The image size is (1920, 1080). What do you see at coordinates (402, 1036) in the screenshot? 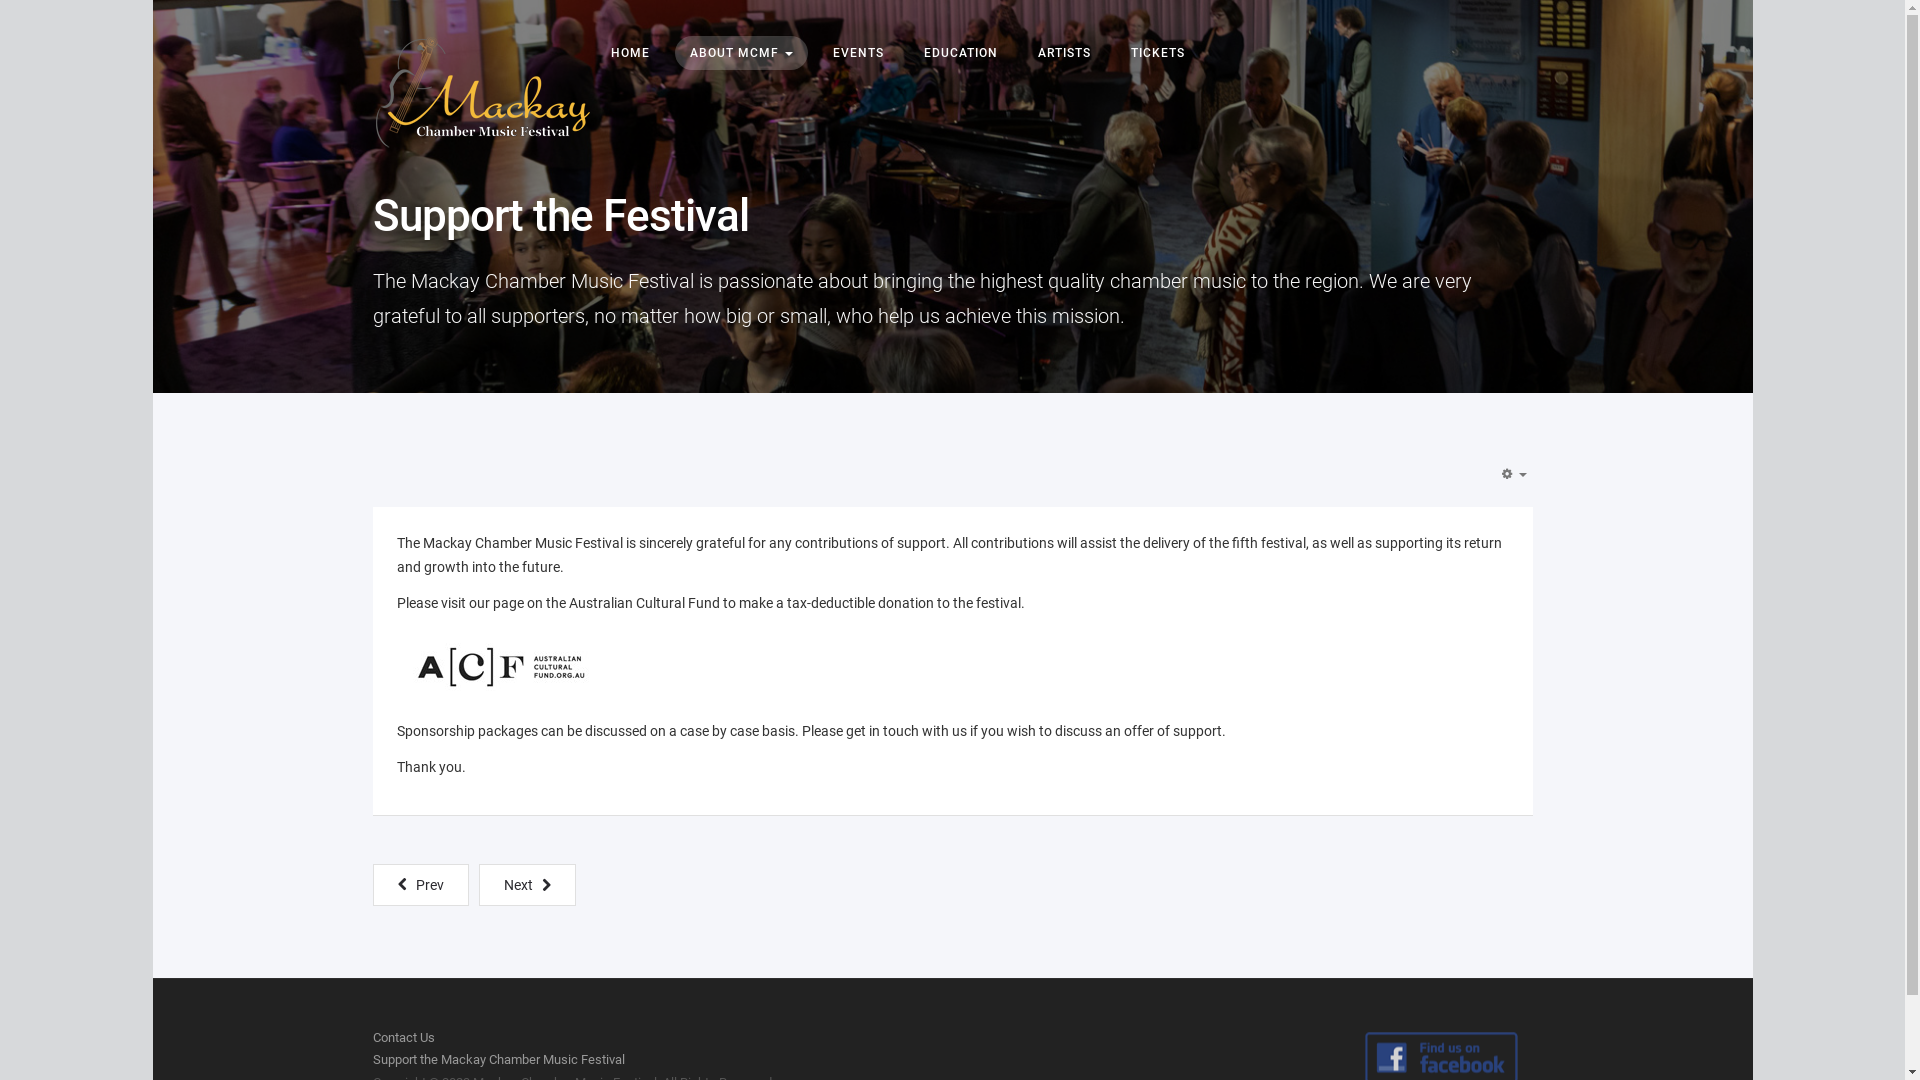
I see `'Contact Us'` at bounding box center [402, 1036].